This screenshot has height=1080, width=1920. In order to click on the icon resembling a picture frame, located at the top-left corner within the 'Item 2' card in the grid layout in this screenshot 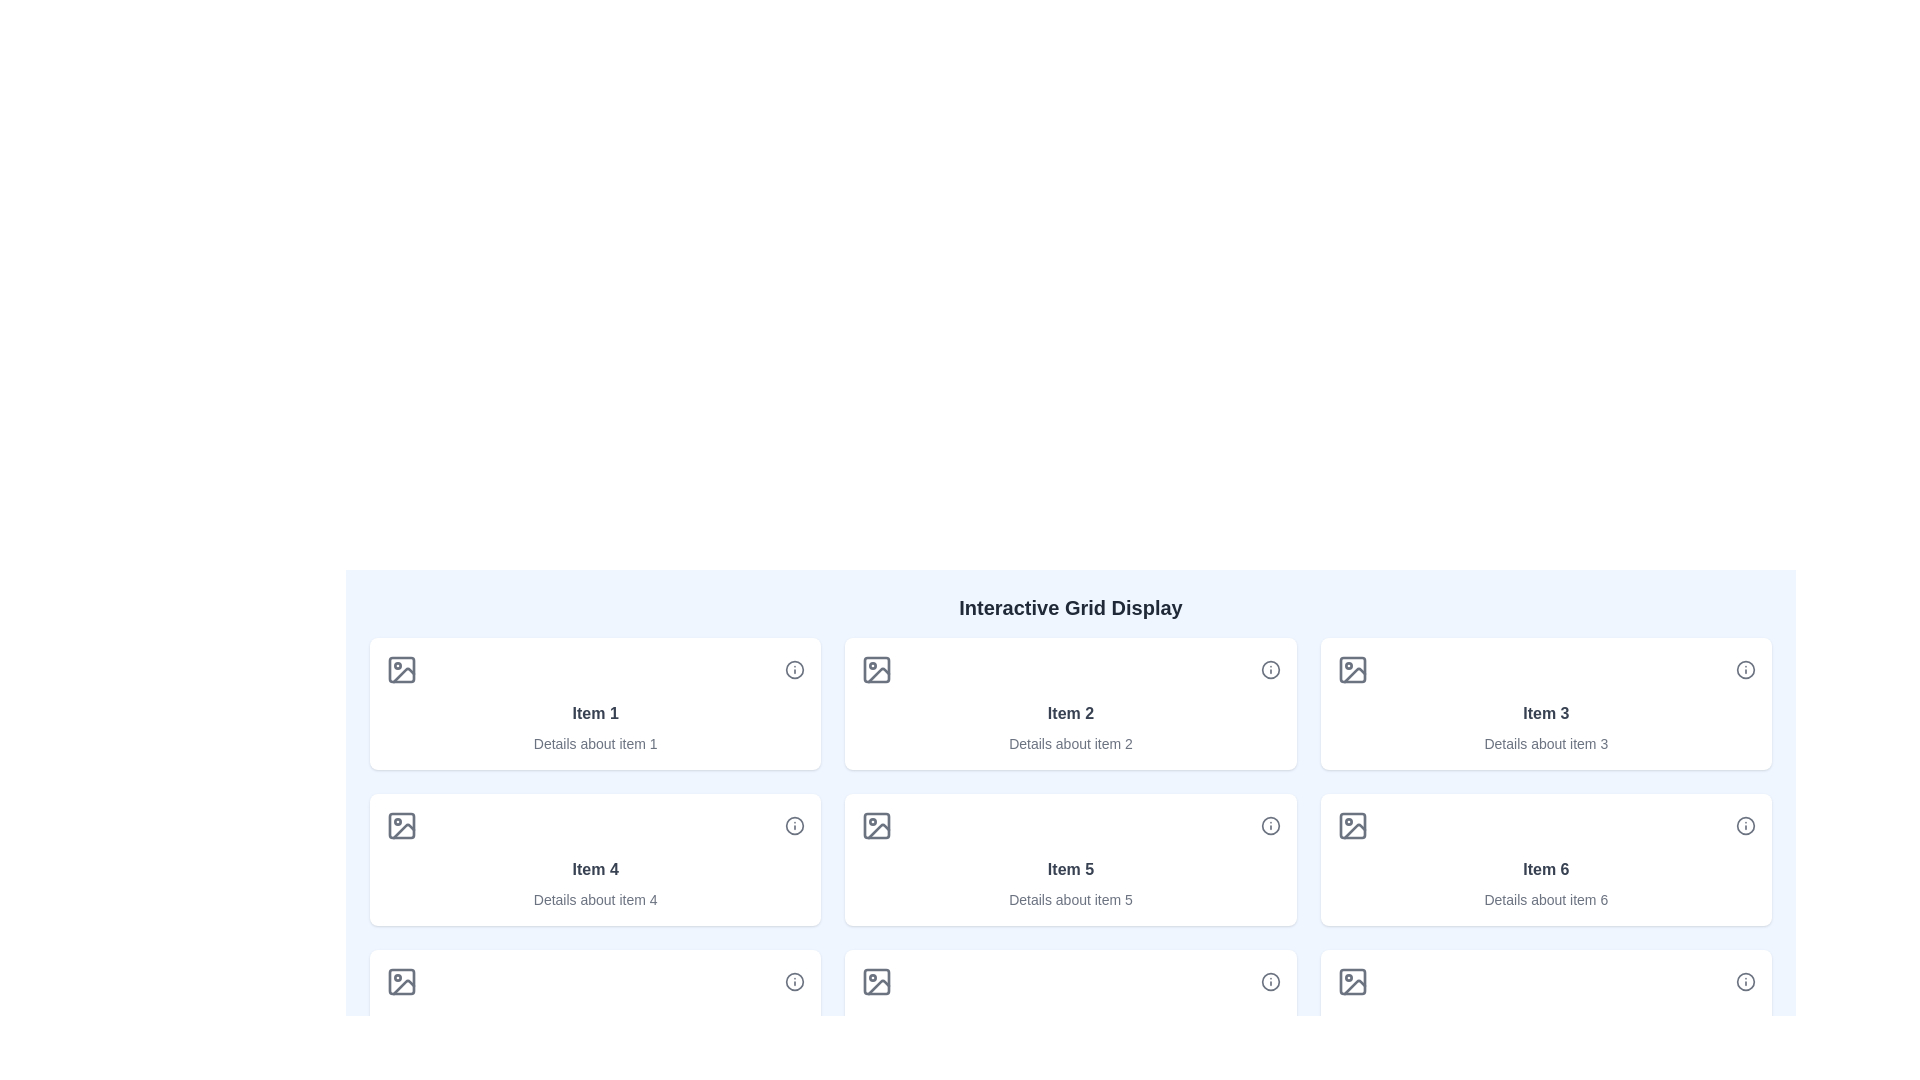, I will do `click(877, 670)`.